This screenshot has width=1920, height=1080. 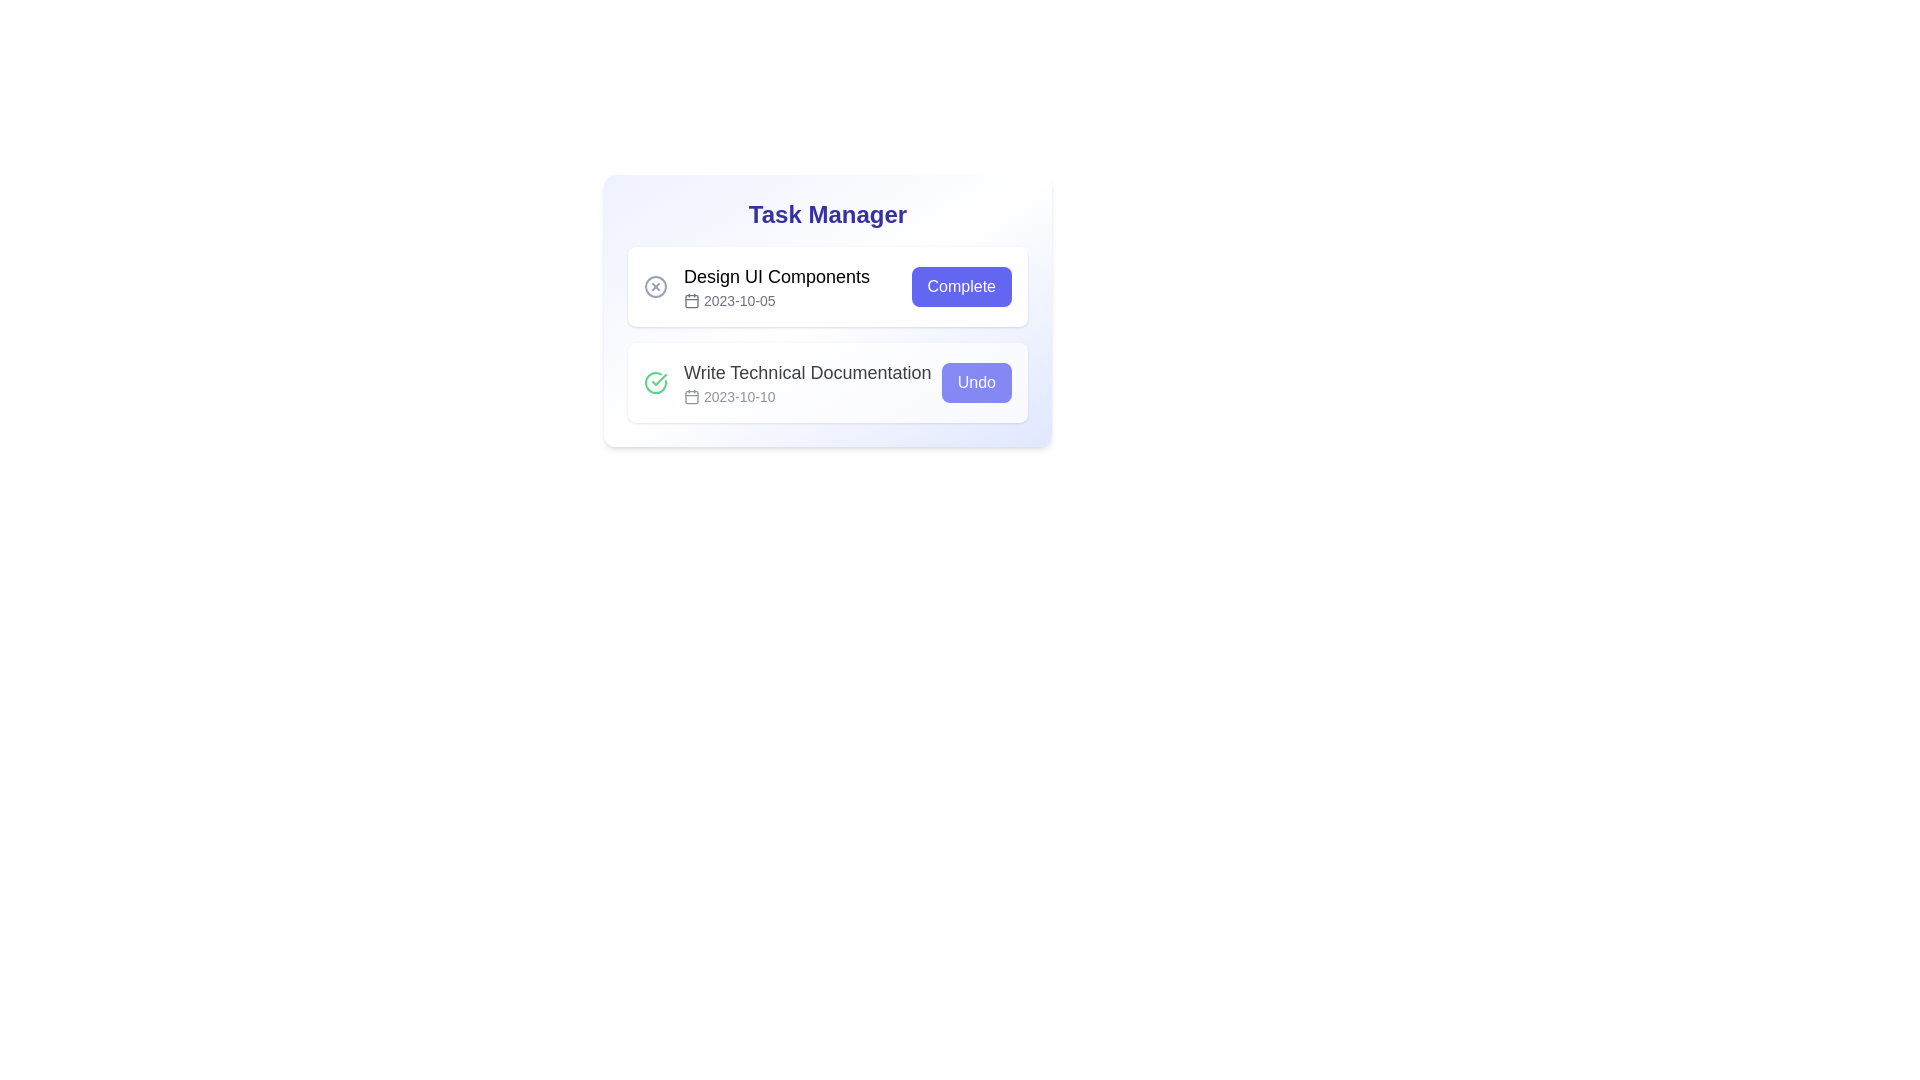 I want to click on the button to toggle the completion status of the task with ID 1, so click(x=961, y=286).